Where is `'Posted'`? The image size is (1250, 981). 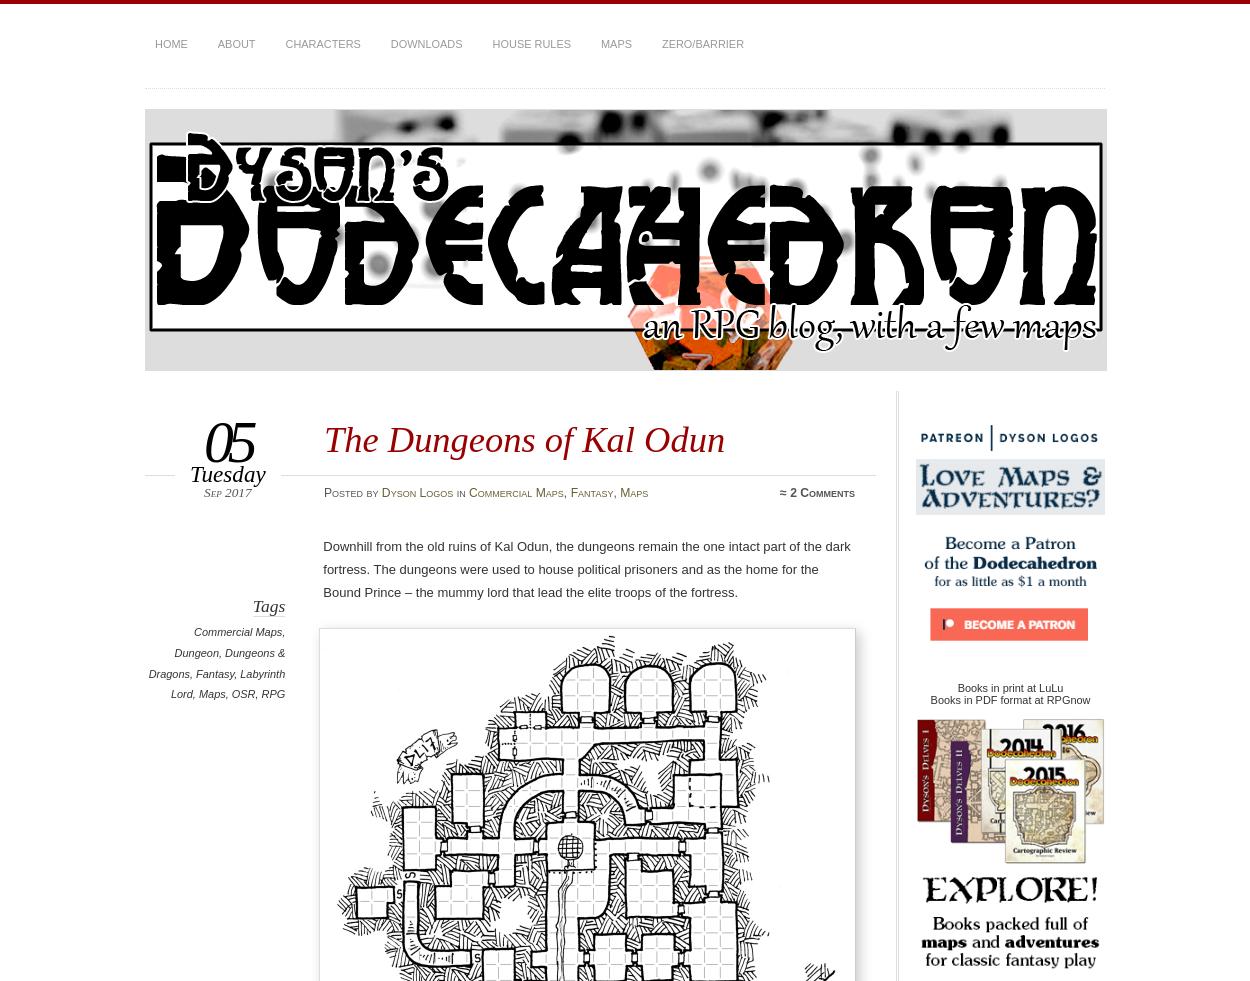 'Posted' is located at coordinates (343, 490).